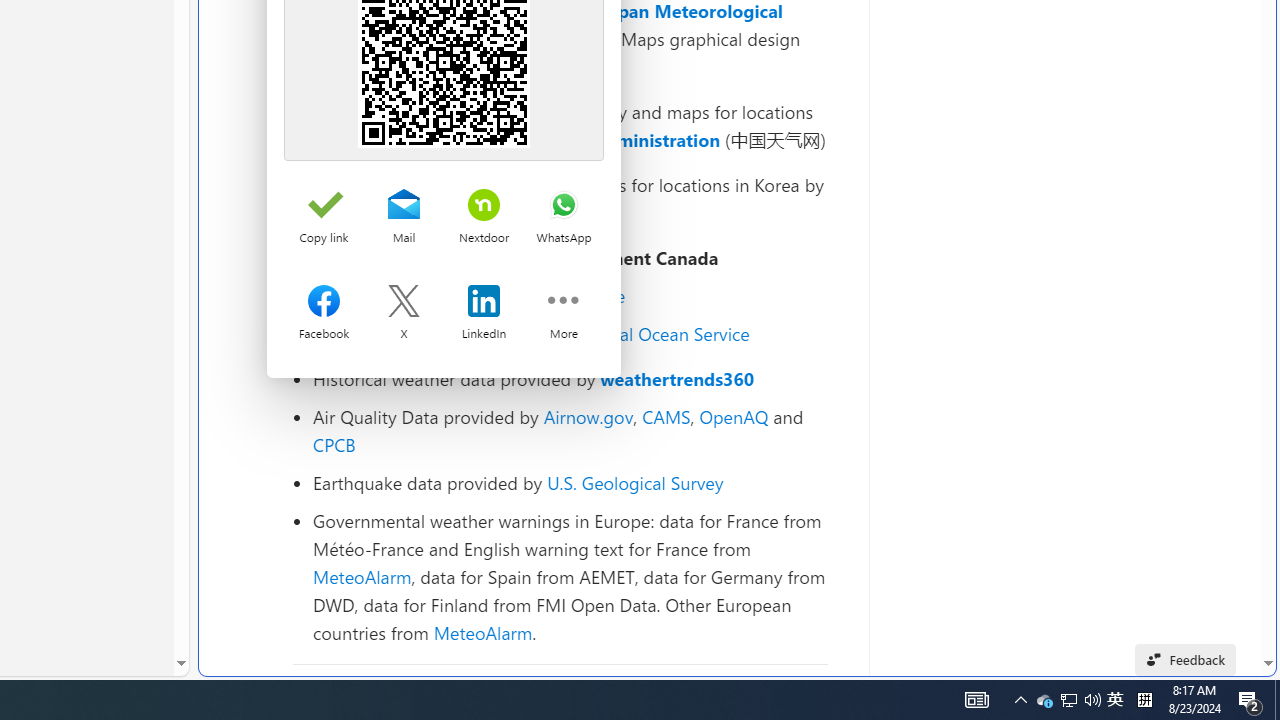 The width and height of the screenshot is (1280, 720). I want to click on 'Share on Nextdoor', so click(484, 206).